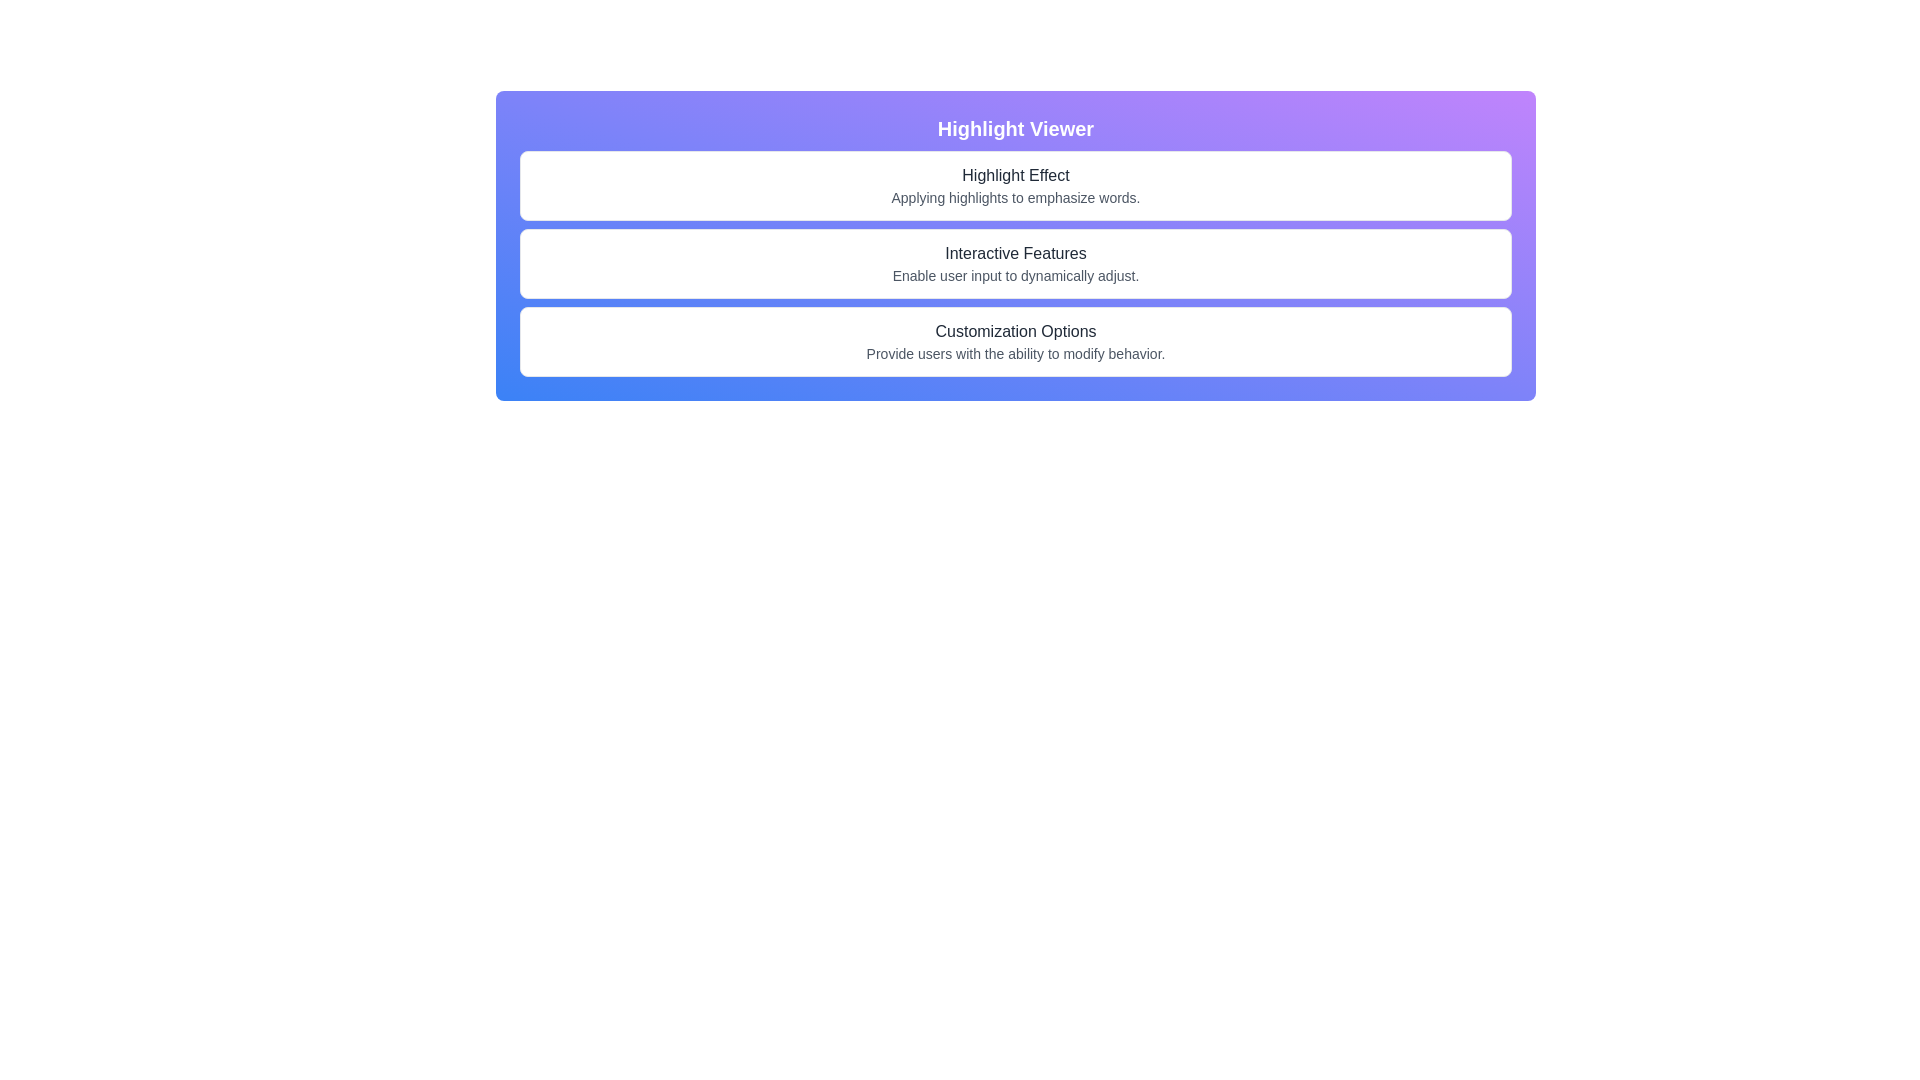 The image size is (1920, 1080). I want to click on the lowercase letter 'f' in the word 'Effect' of the heading 'Highlight Effect', which is styled with a hover effect and located near the center-left of the text, so click(1040, 174).